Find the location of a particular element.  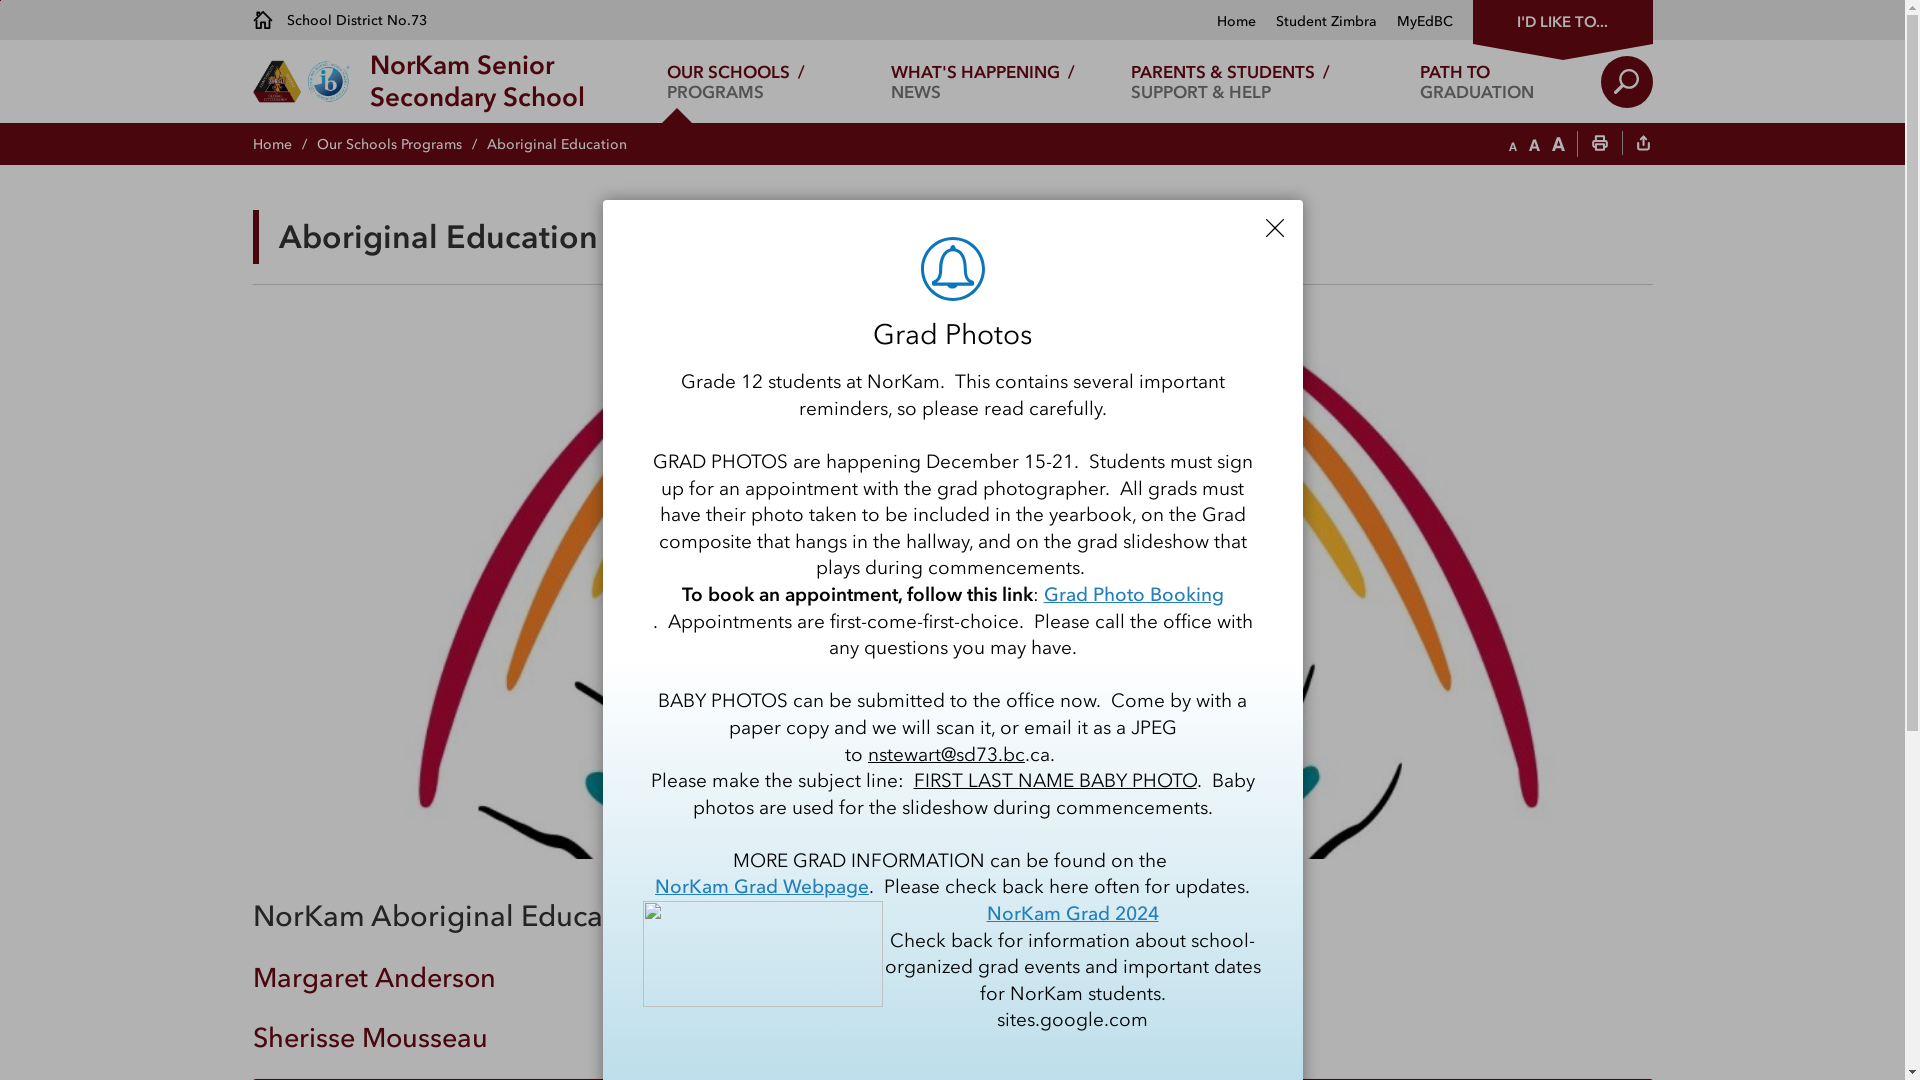

'NorKam Senior Secondary School' is located at coordinates (950, 588).